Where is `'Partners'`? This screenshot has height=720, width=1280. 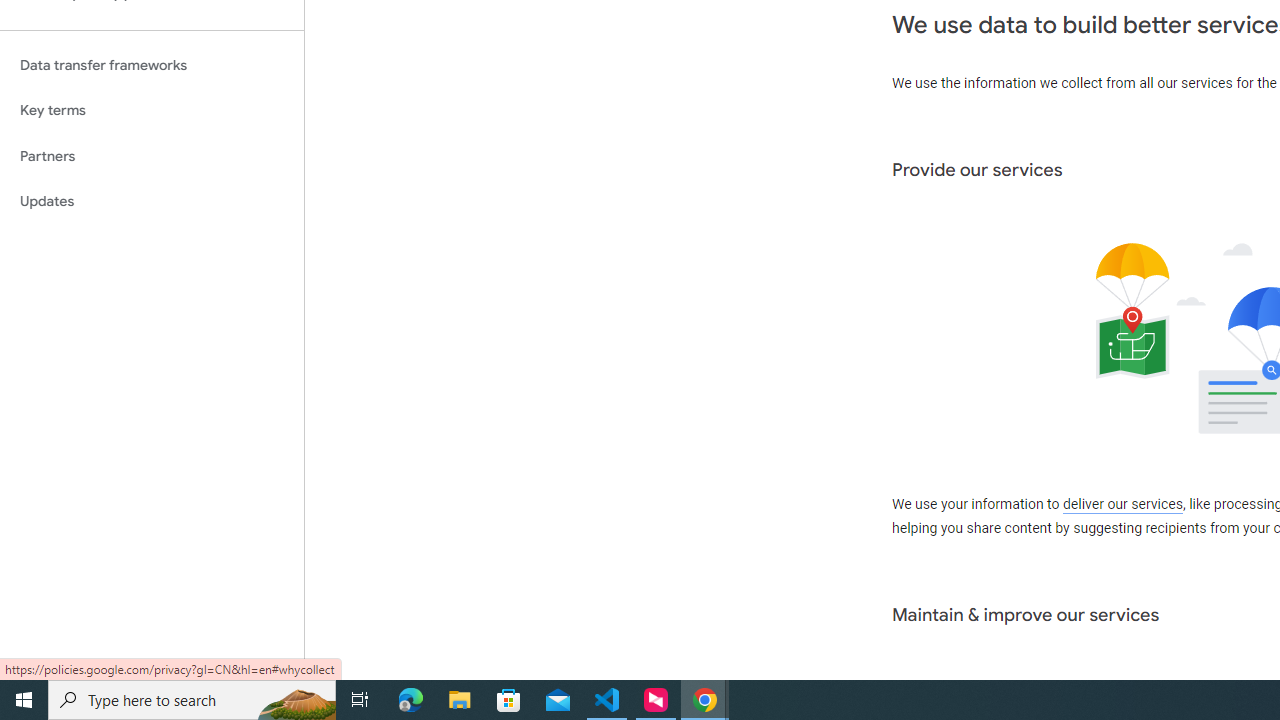 'Partners' is located at coordinates (151, 155).